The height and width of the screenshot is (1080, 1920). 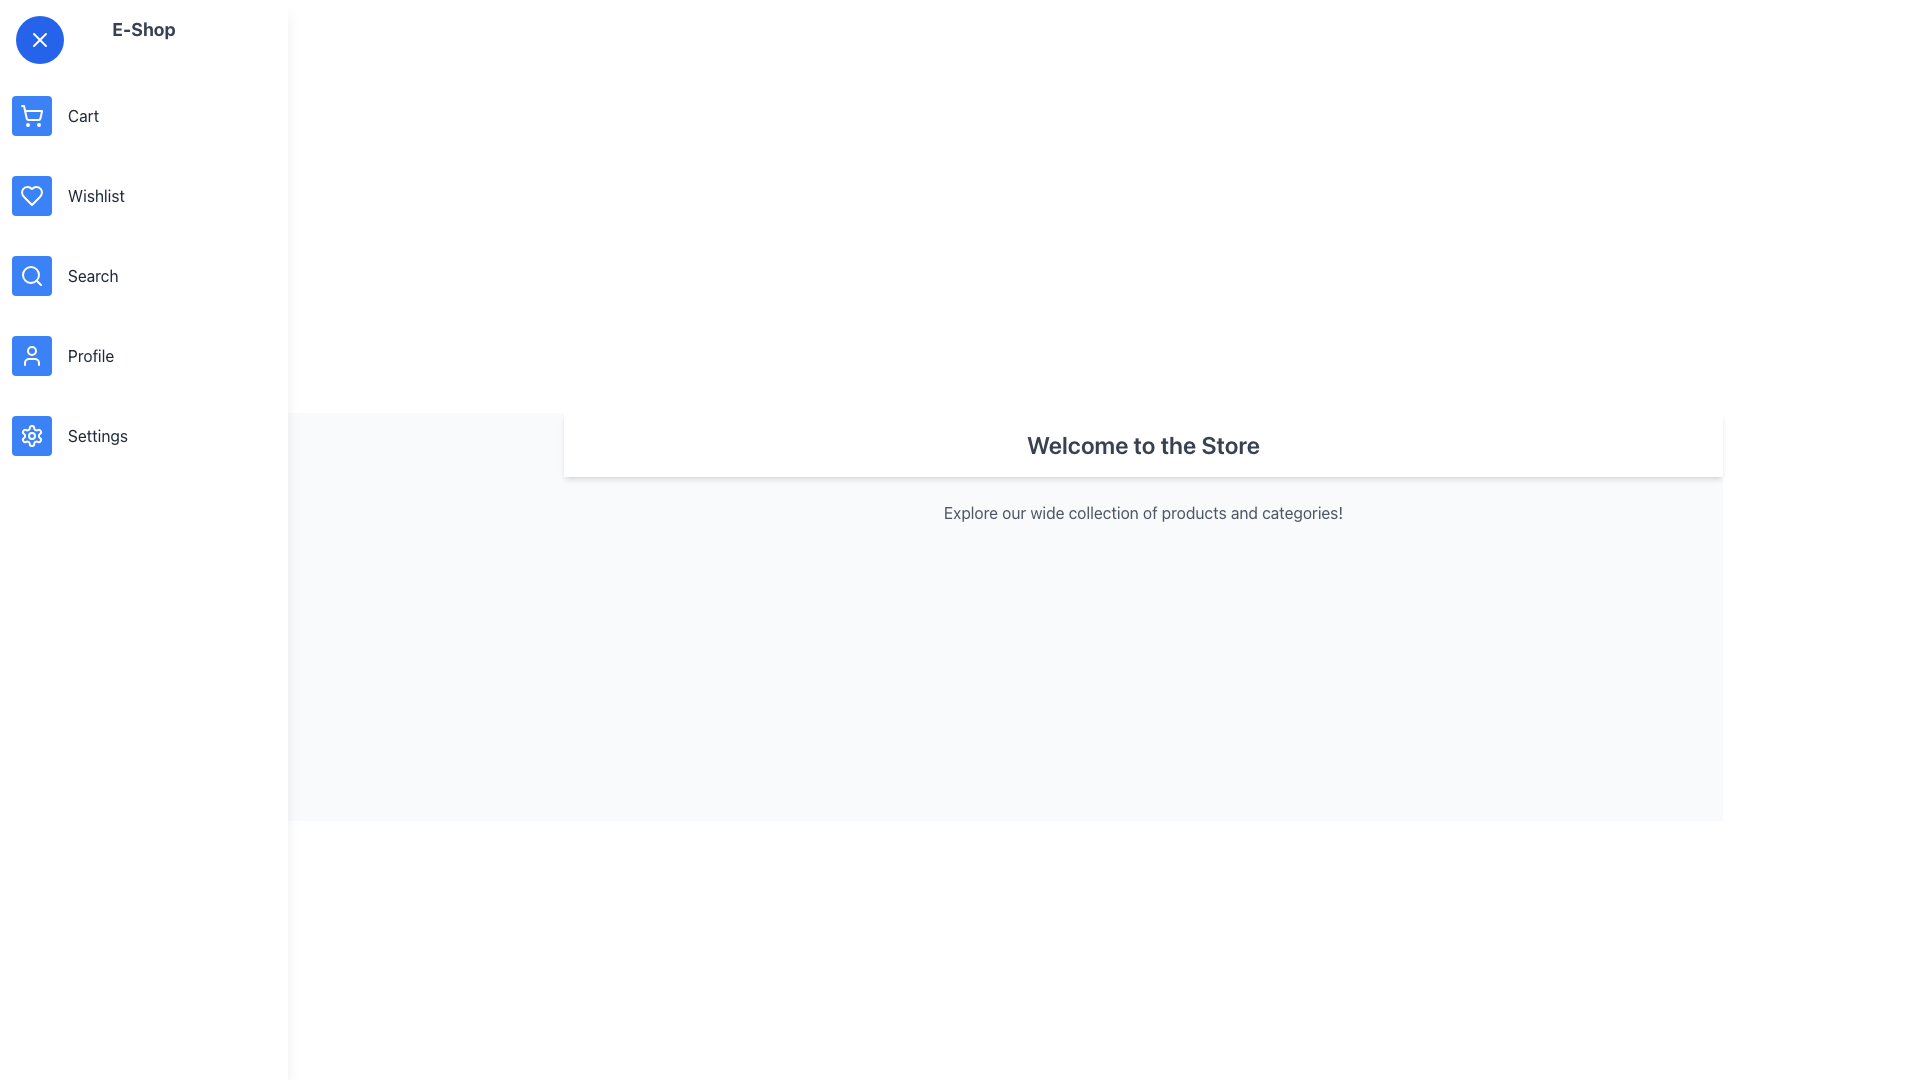 What do you see at coordinates (32, 115) in the screenshot?
I see `the shopping cart icon located in the vertical navigation menu, directly below the 'E-Shop' label` at bounding box center [32, 115].